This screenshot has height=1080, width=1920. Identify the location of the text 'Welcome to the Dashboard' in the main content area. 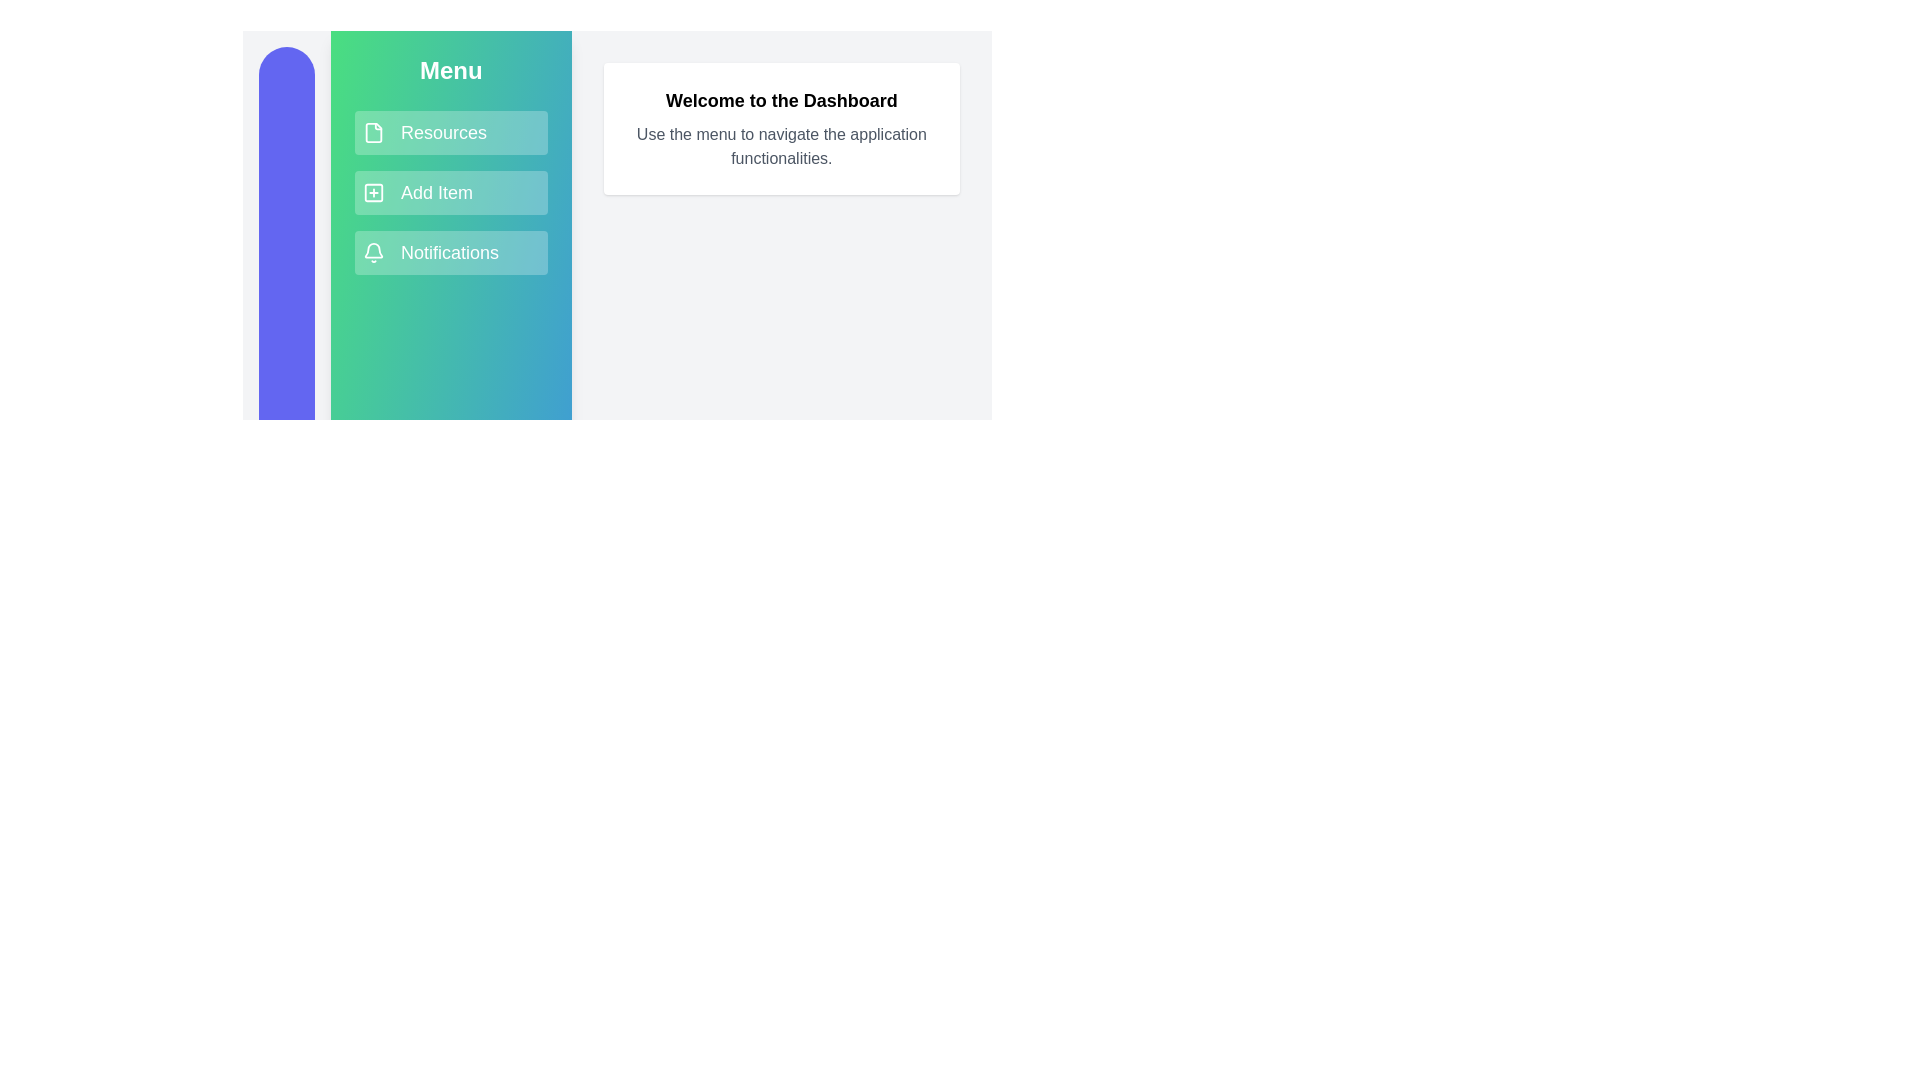
(626, 86).